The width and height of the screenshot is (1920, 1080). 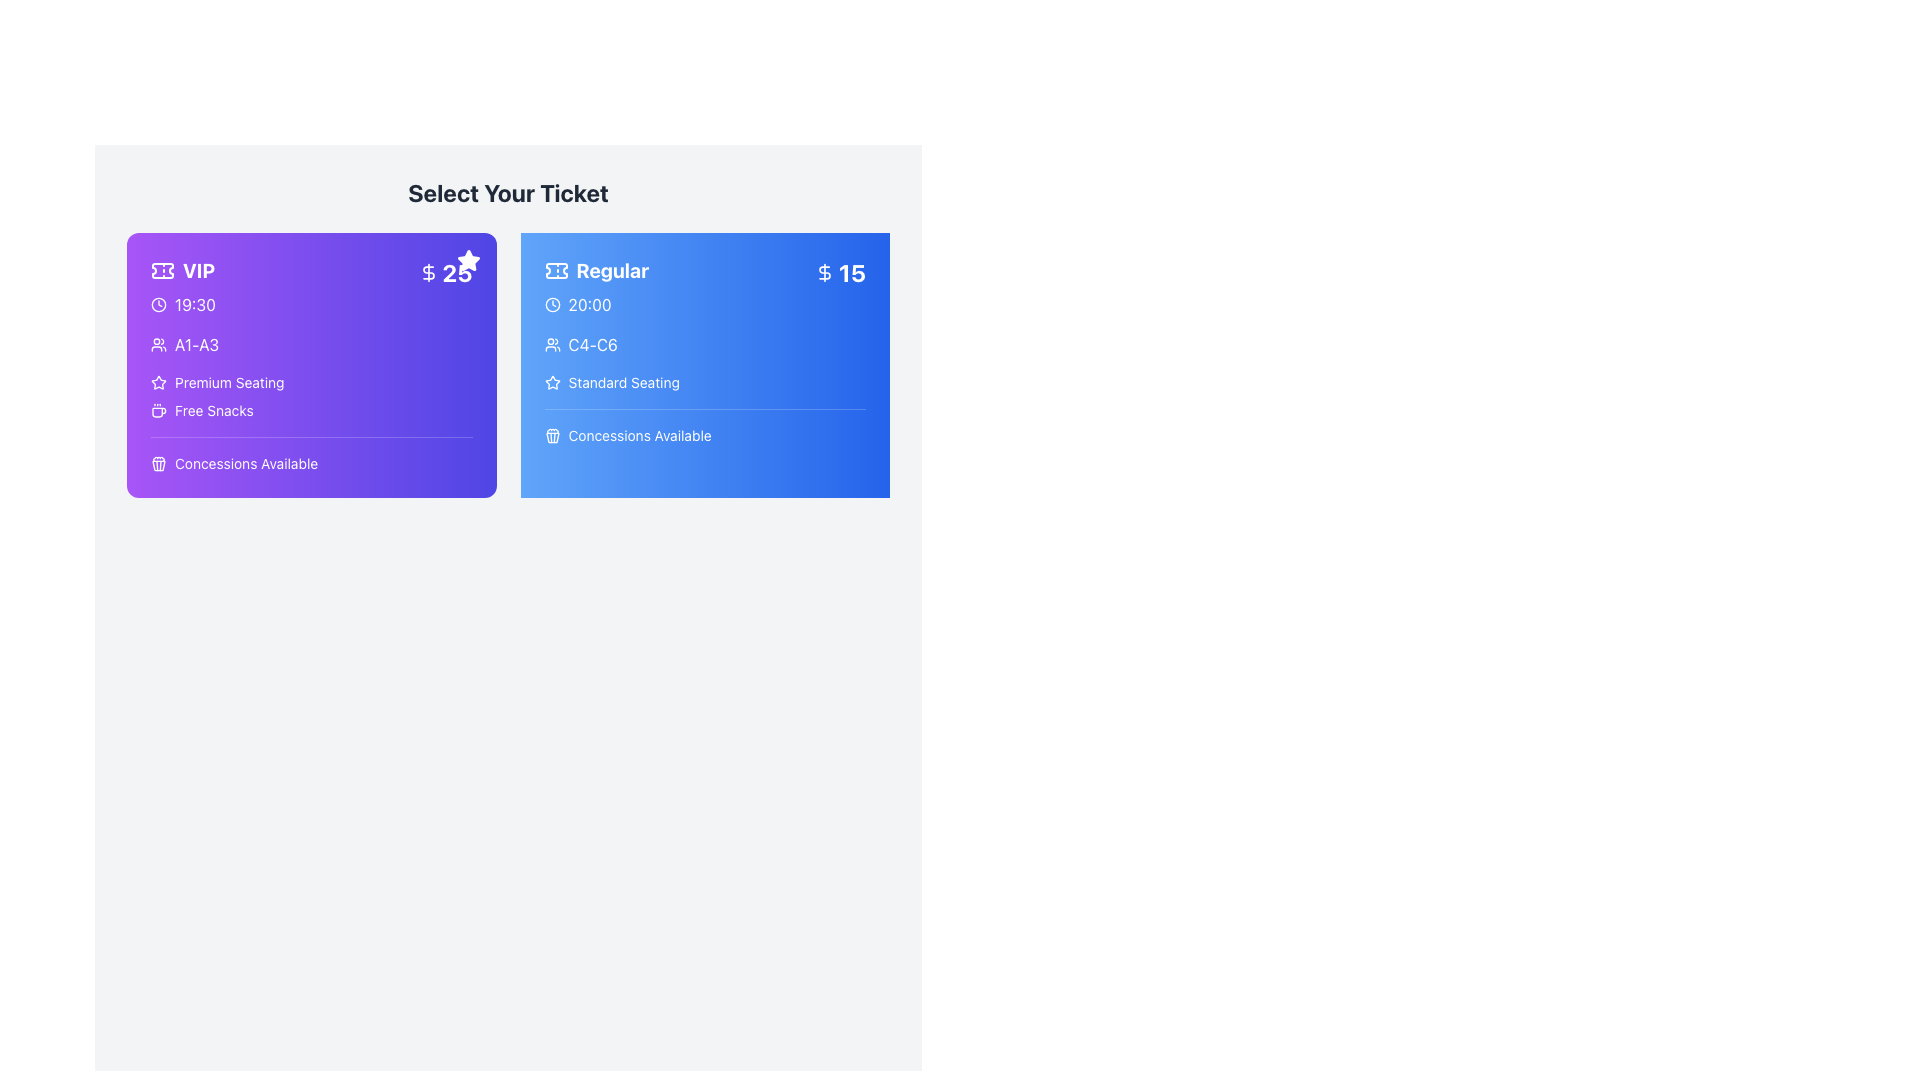 I want to click on the 'VIP' status icon located in the top-right corner of the card labeled 'VIP $25', which is positioned on the gradient purple header, so click(x=157, y=382).